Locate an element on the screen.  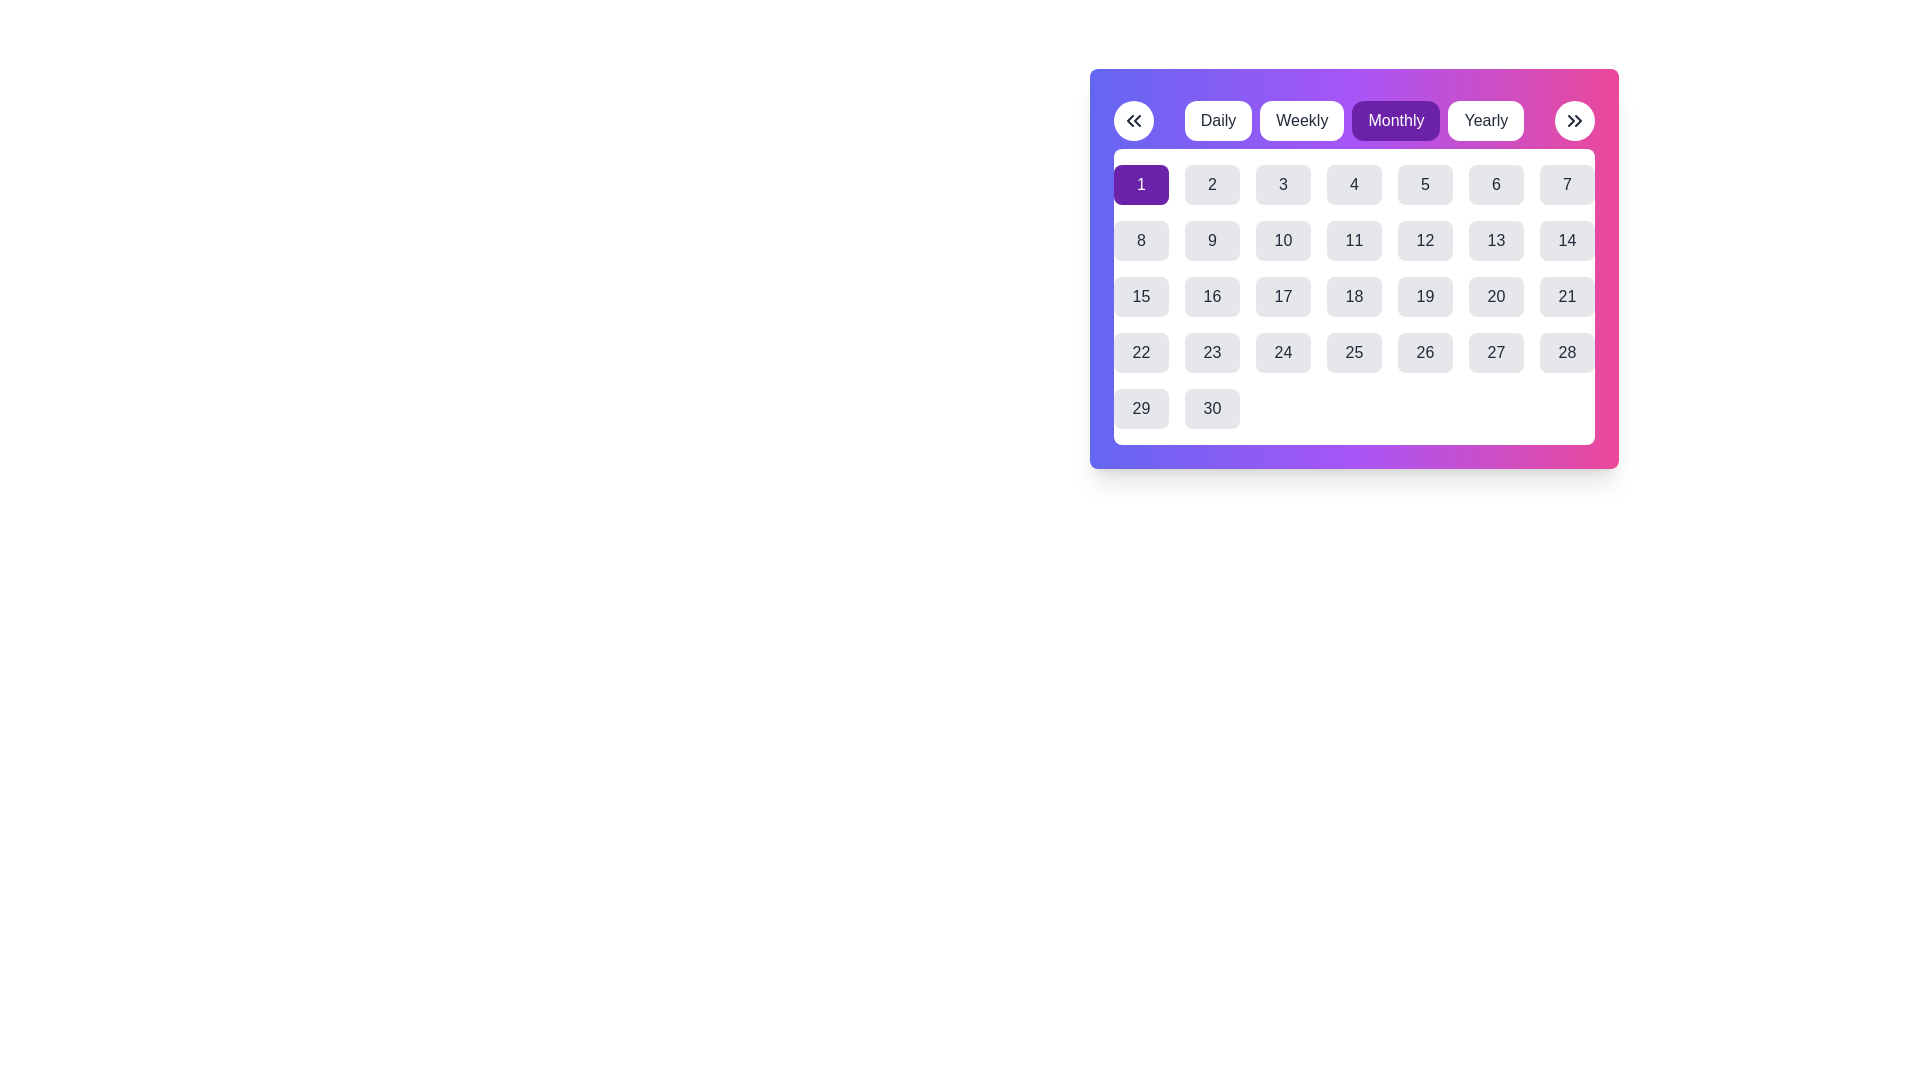
the navigation button located at the far right of the calendar header is located at coordinates (1573, 120).